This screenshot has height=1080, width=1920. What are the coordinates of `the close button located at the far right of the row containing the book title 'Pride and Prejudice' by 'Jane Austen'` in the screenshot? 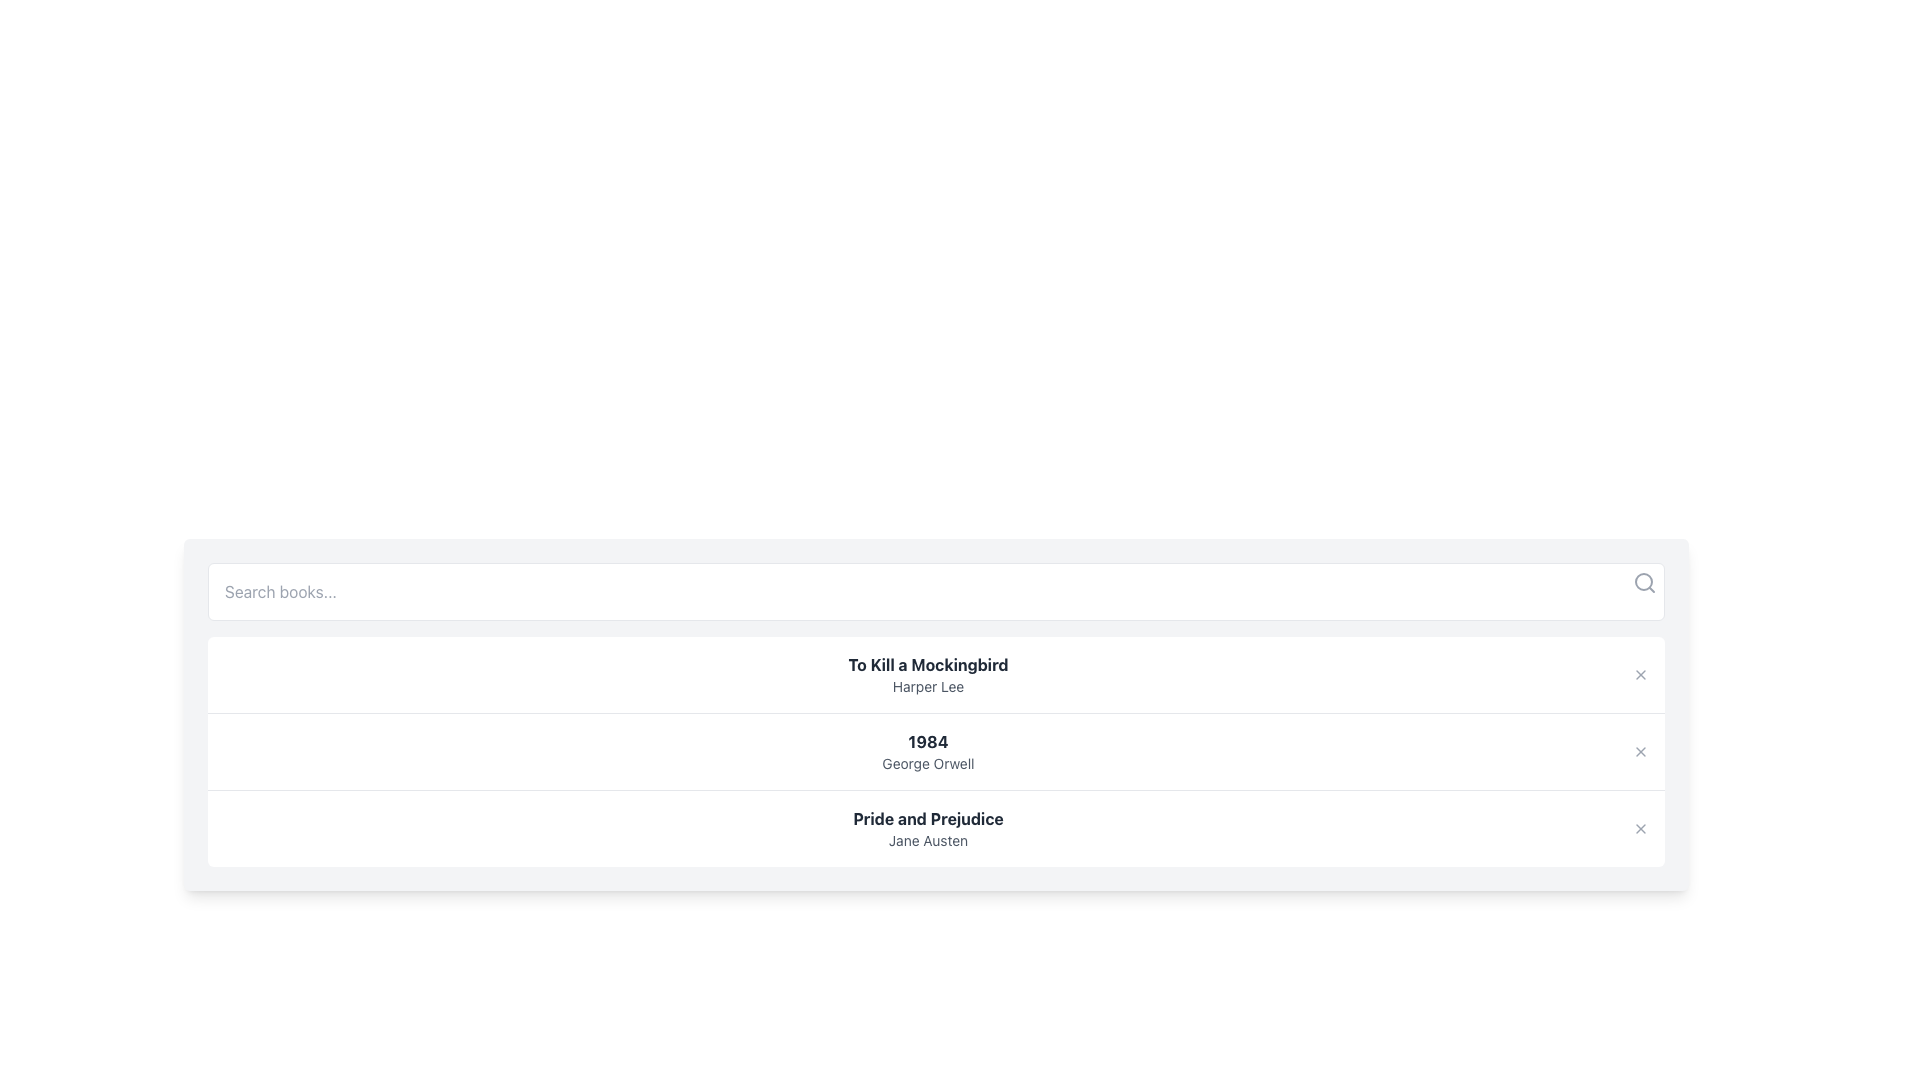 It's located at (1641, 829).